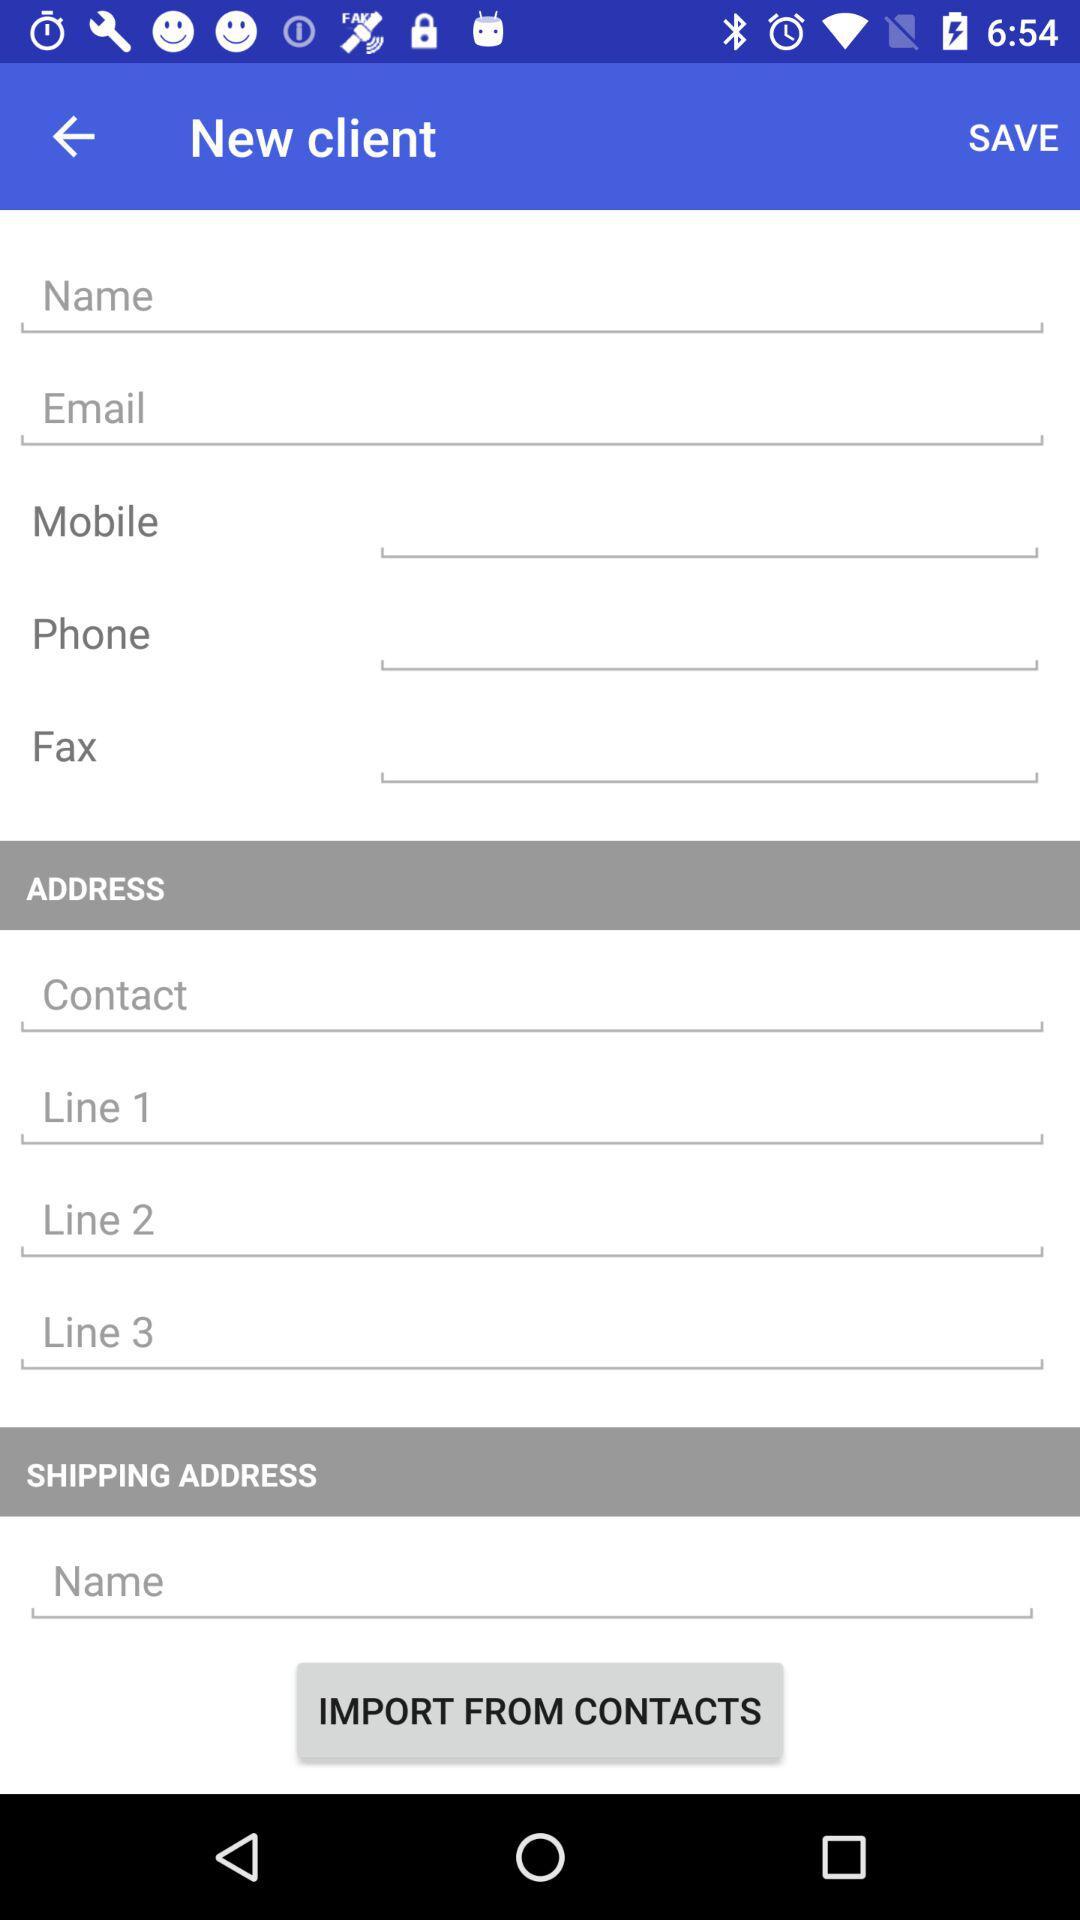  What do you see at coordinates (540, 1708) in the screenshot?
I see `the import from contacts icon` at bounding box center [540, 1708].